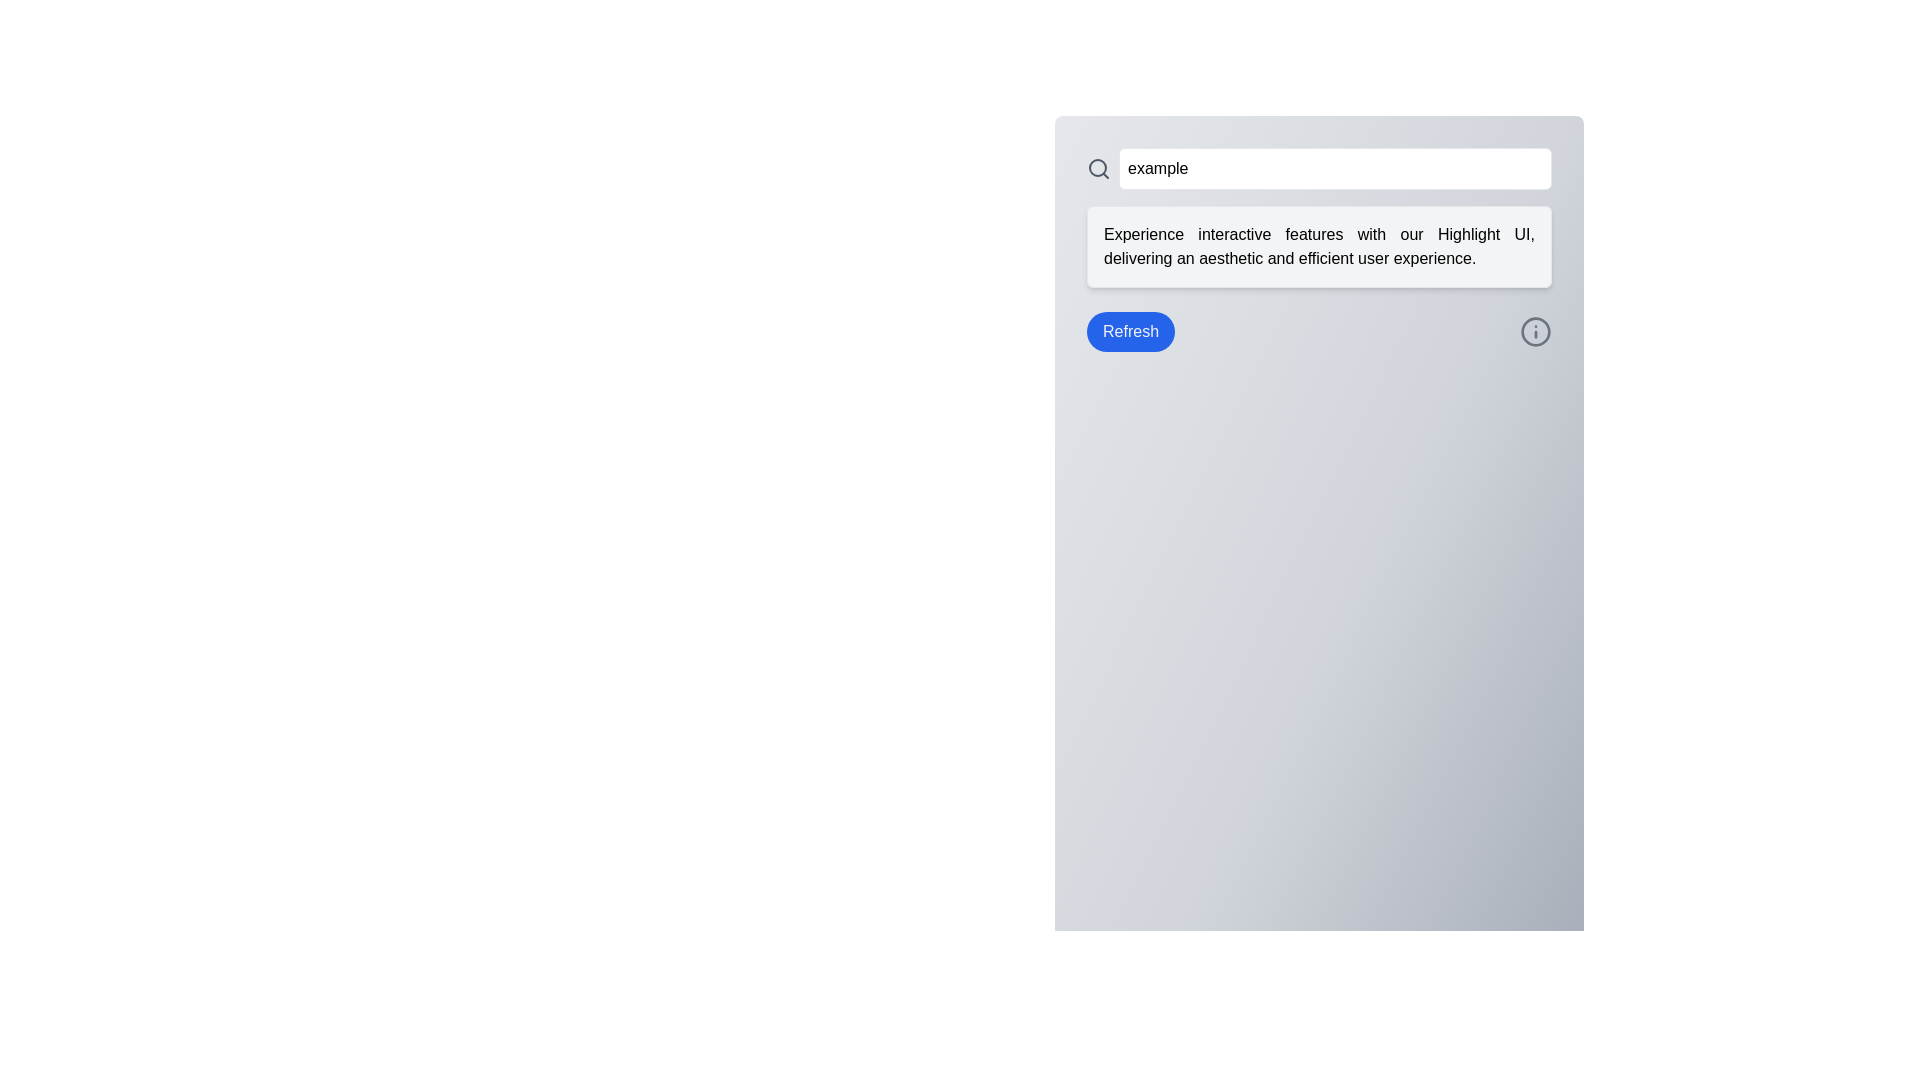  What do you see at coordinates (1097, 167) in the screenshot?
I see `the circular vector graphic component located at the center of the magnifying glass icon, which is part of the search functionality in the interface` at bounding box center [1097, 167].